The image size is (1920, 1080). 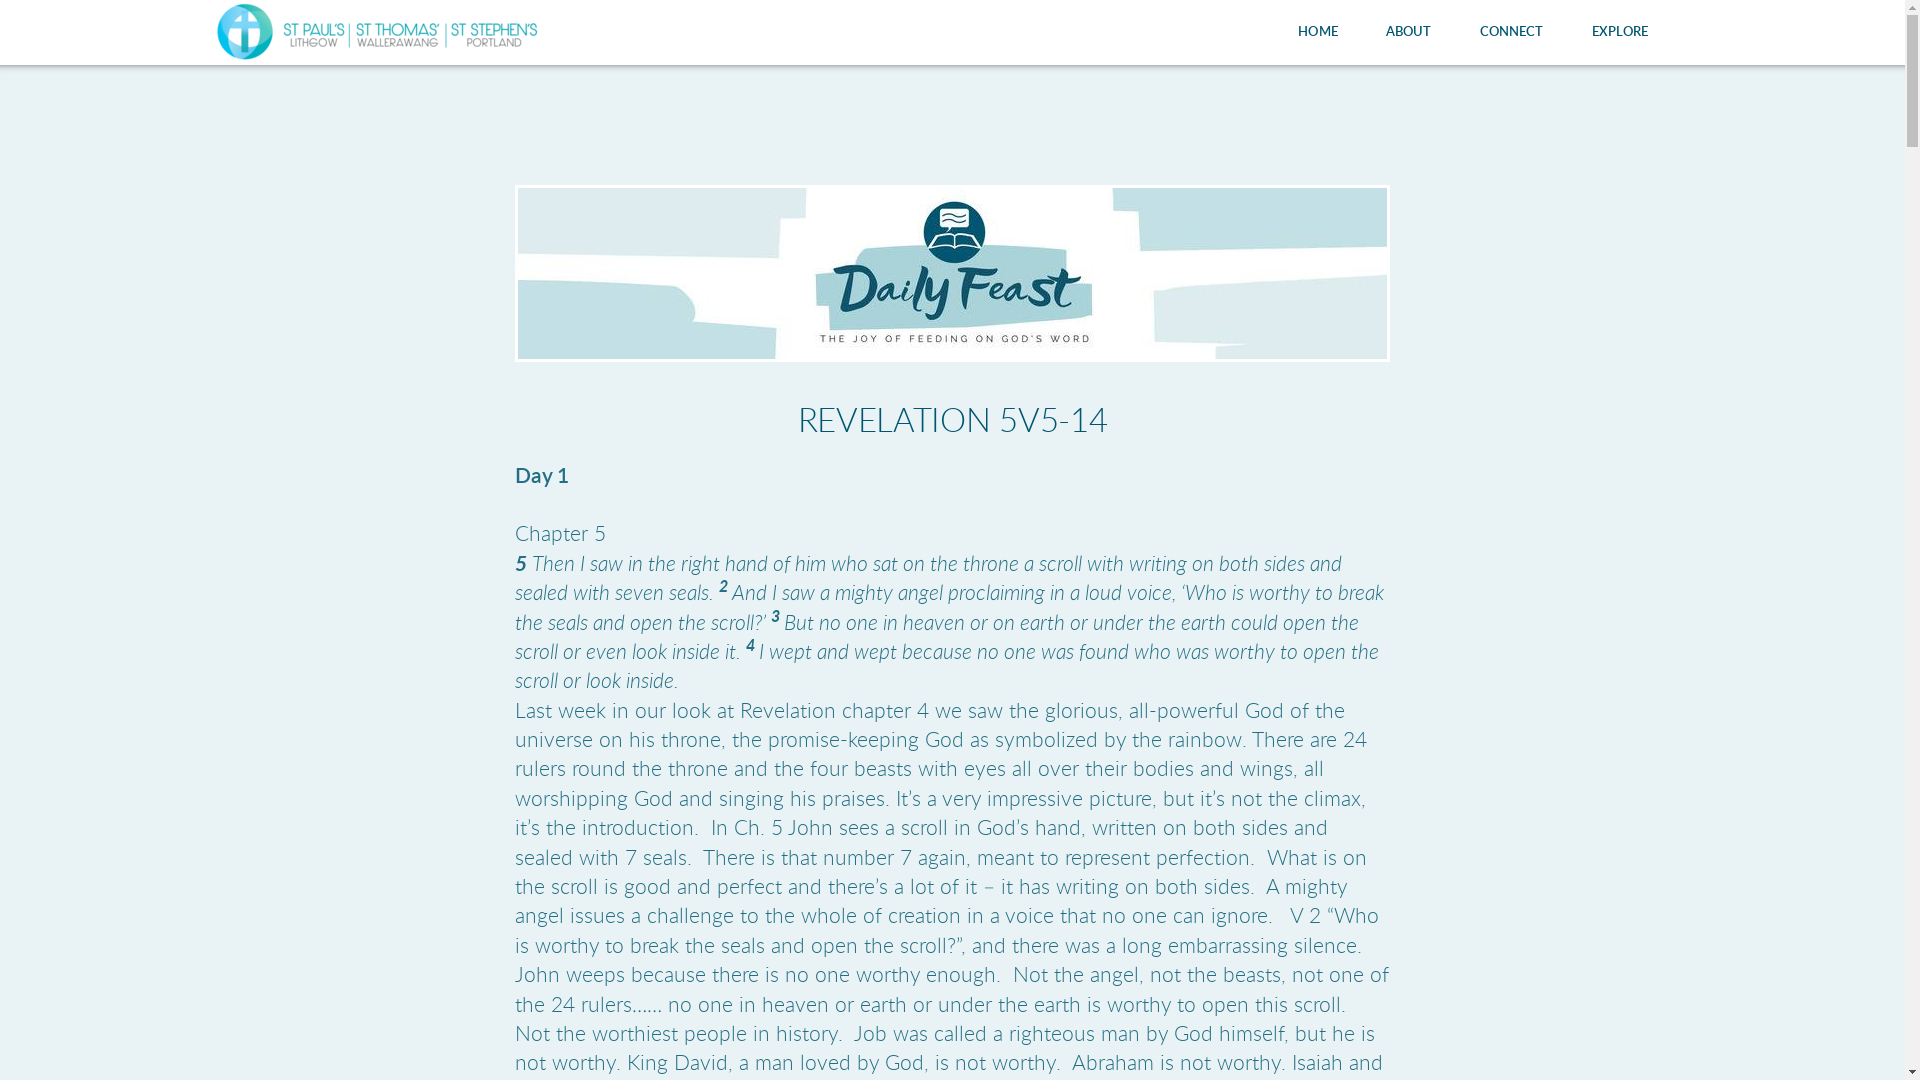 I want to click on 'ABOUT', so click(x=1408, y=32).